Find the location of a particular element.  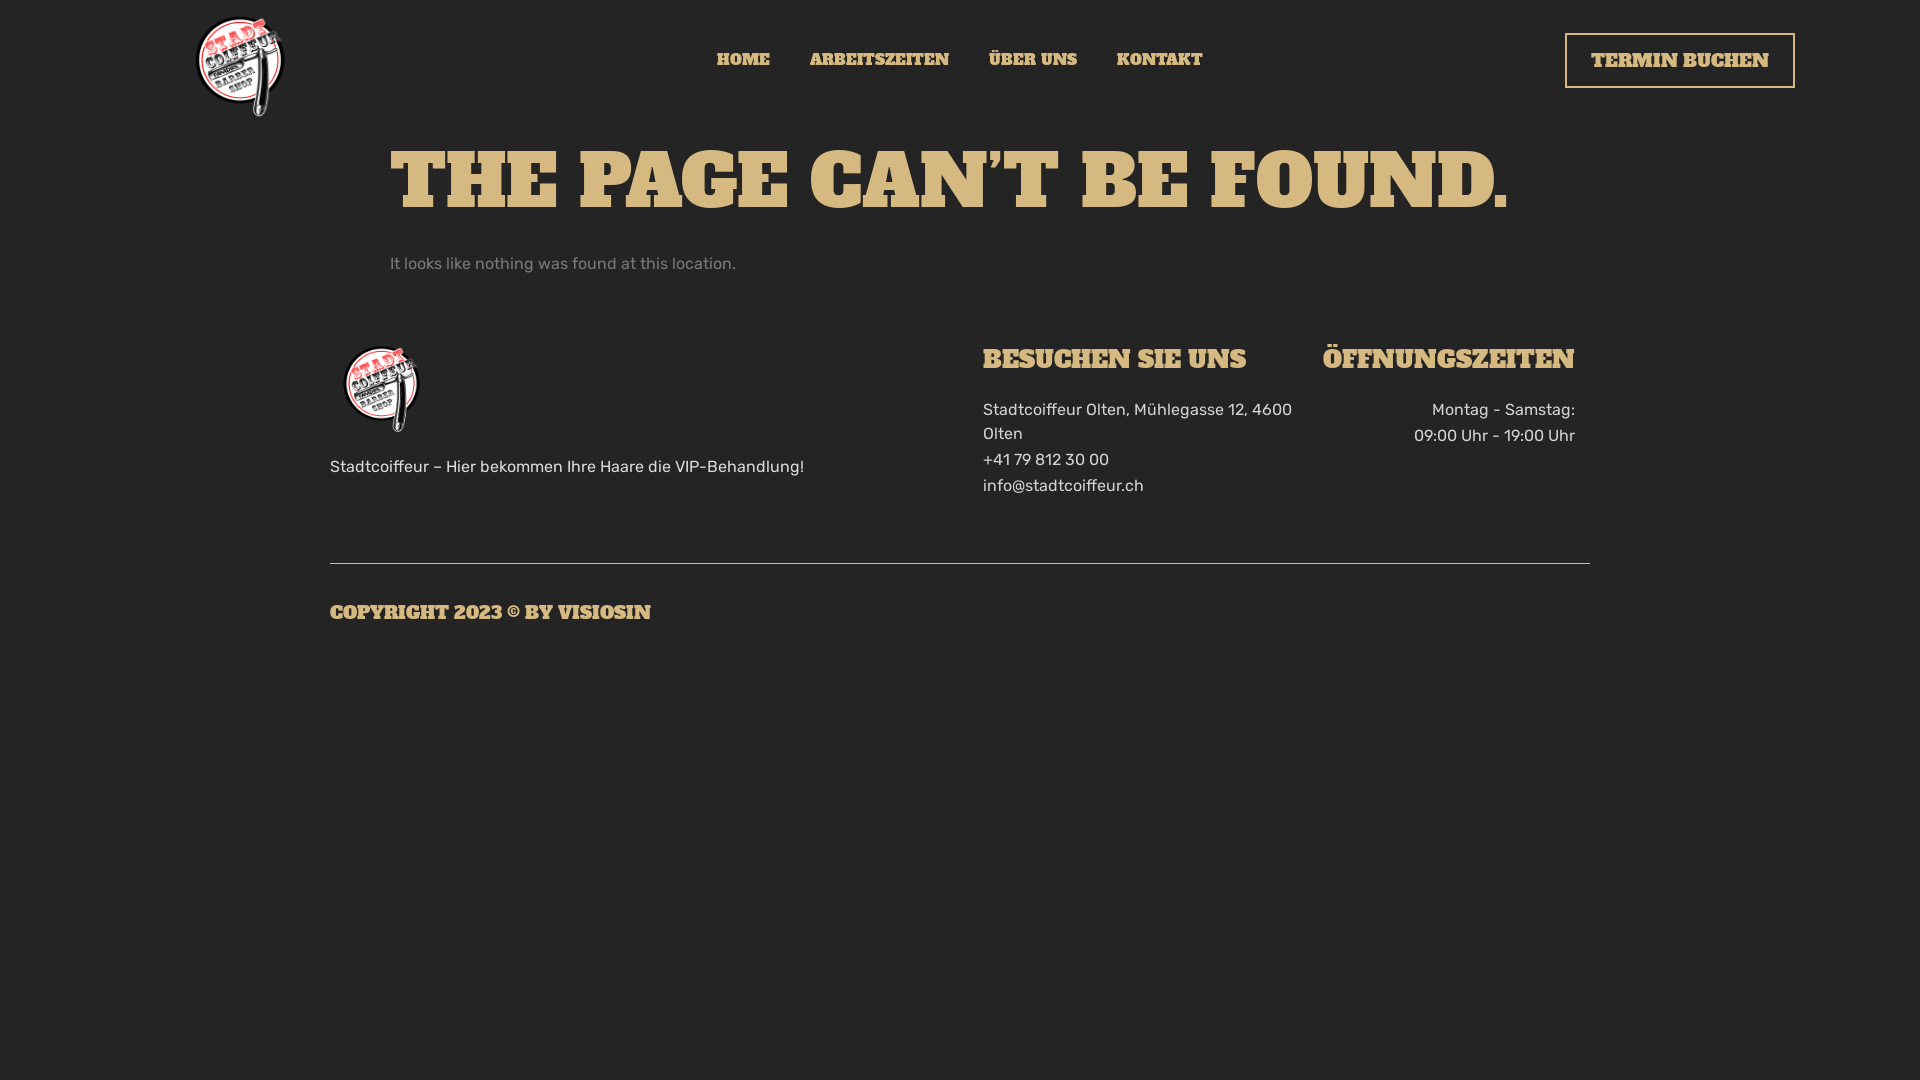

'KONTAKT' is located at coordinates (1160, 59).